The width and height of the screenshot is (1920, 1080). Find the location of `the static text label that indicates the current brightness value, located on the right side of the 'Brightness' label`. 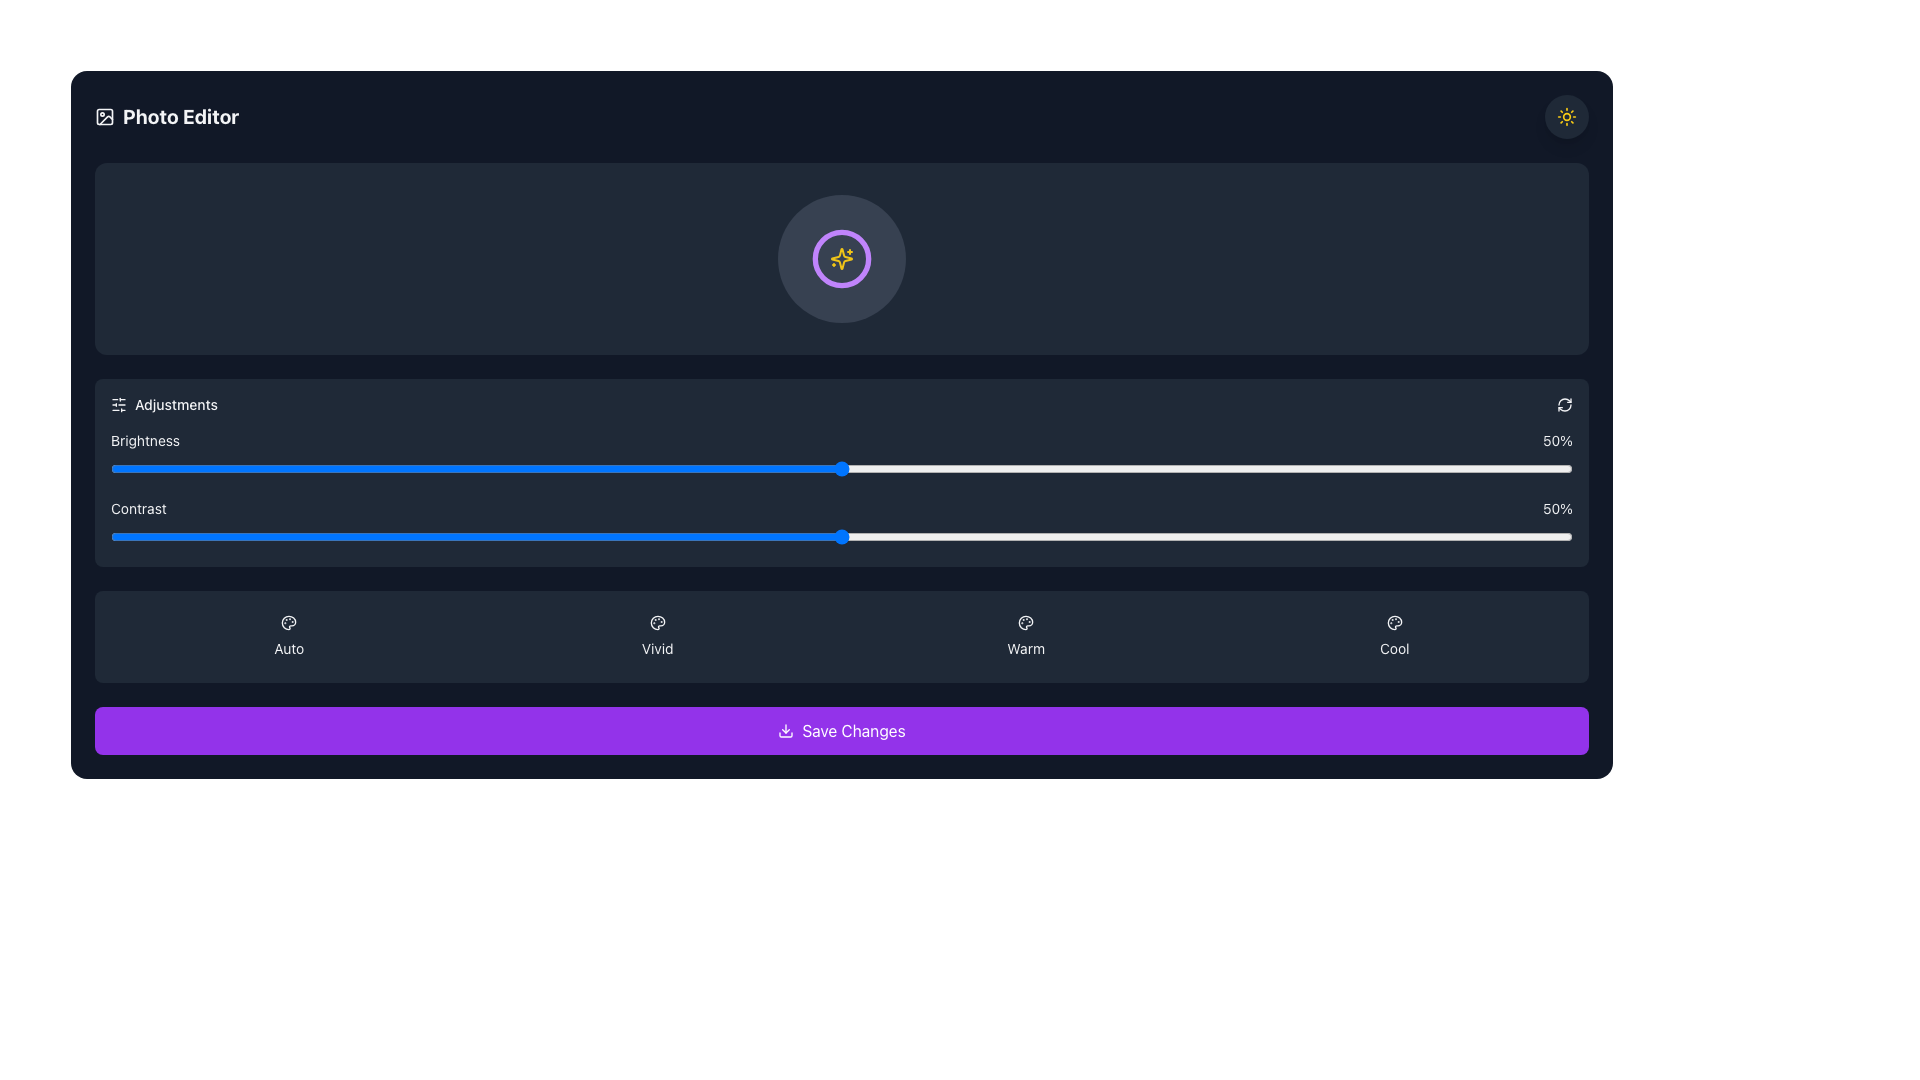

the static text label that indicates the current brightness value, located on the right side of the 'Brightness' label is located at coordinates (1557, 439).